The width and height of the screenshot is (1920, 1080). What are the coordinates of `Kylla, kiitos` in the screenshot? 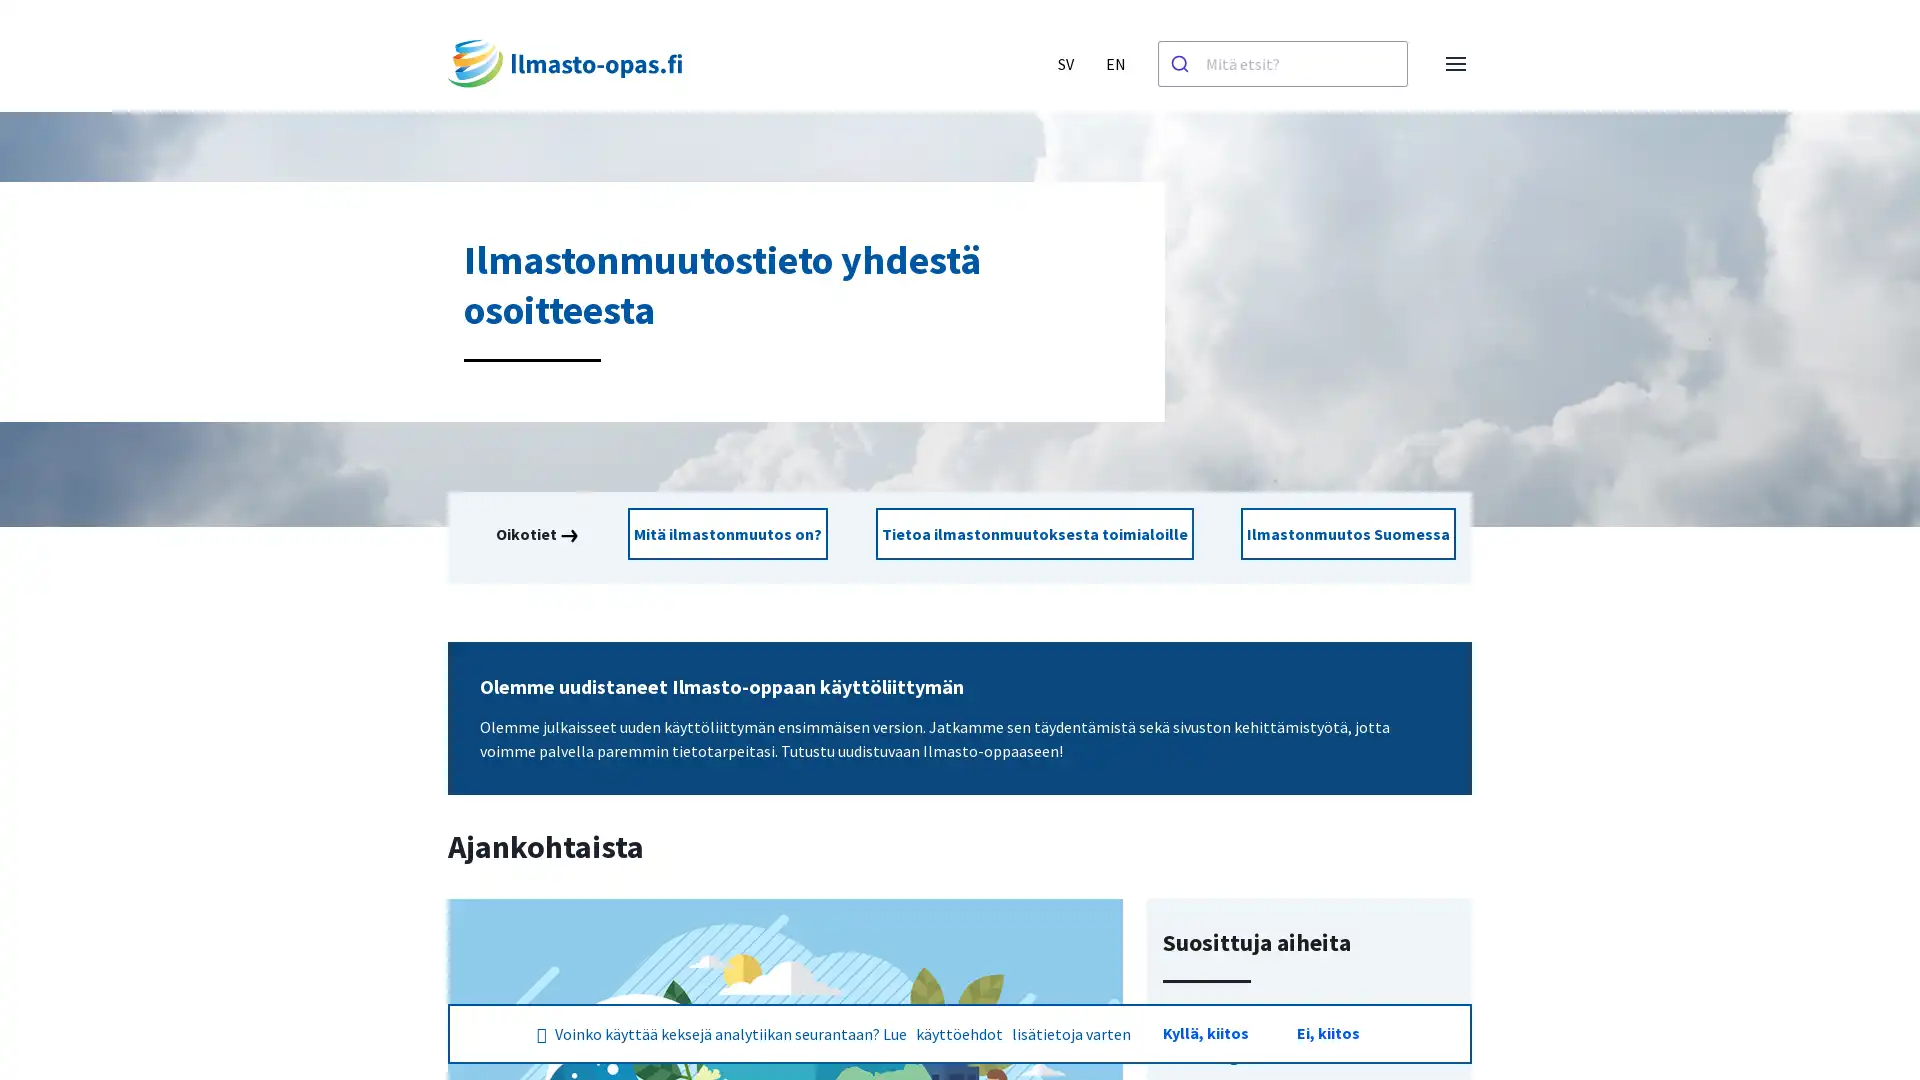 It's located at (1203, 1033).